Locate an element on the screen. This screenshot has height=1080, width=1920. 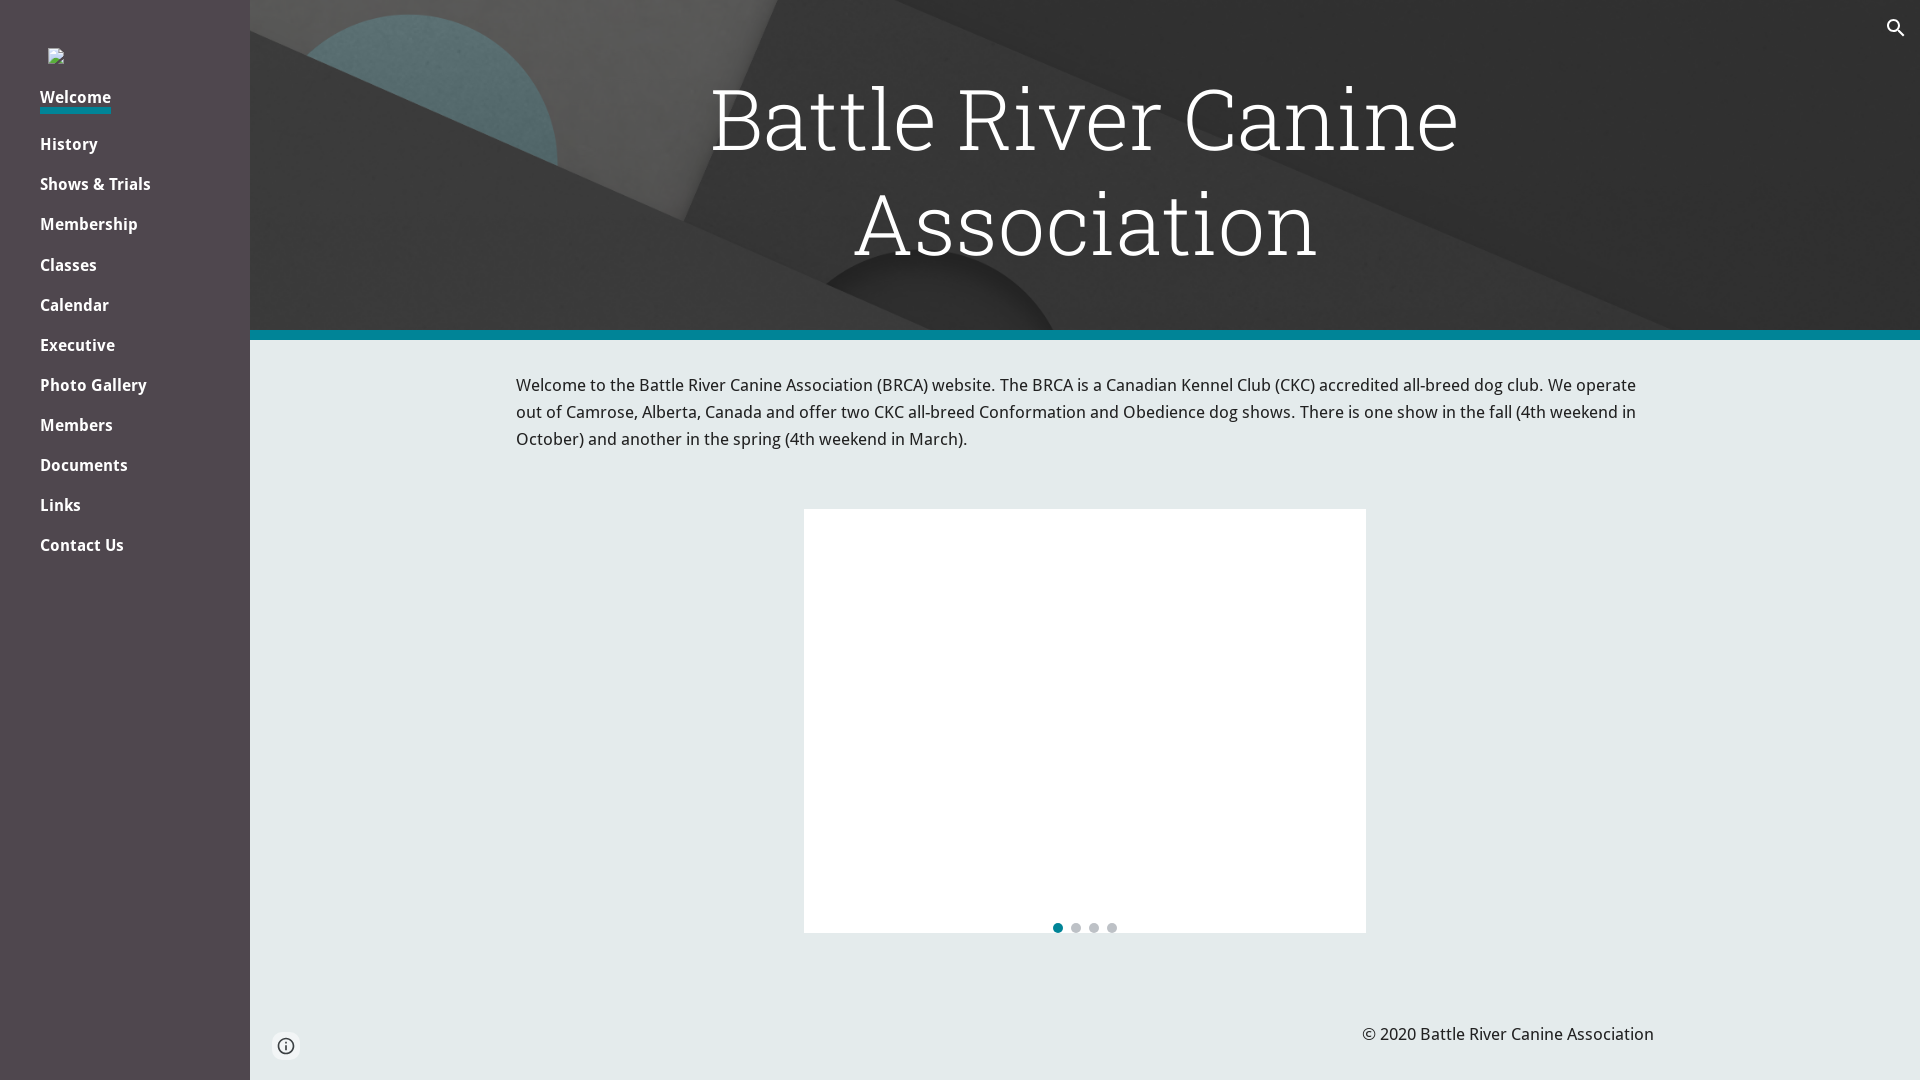
'Membership' is located at coordinates (39, 224).